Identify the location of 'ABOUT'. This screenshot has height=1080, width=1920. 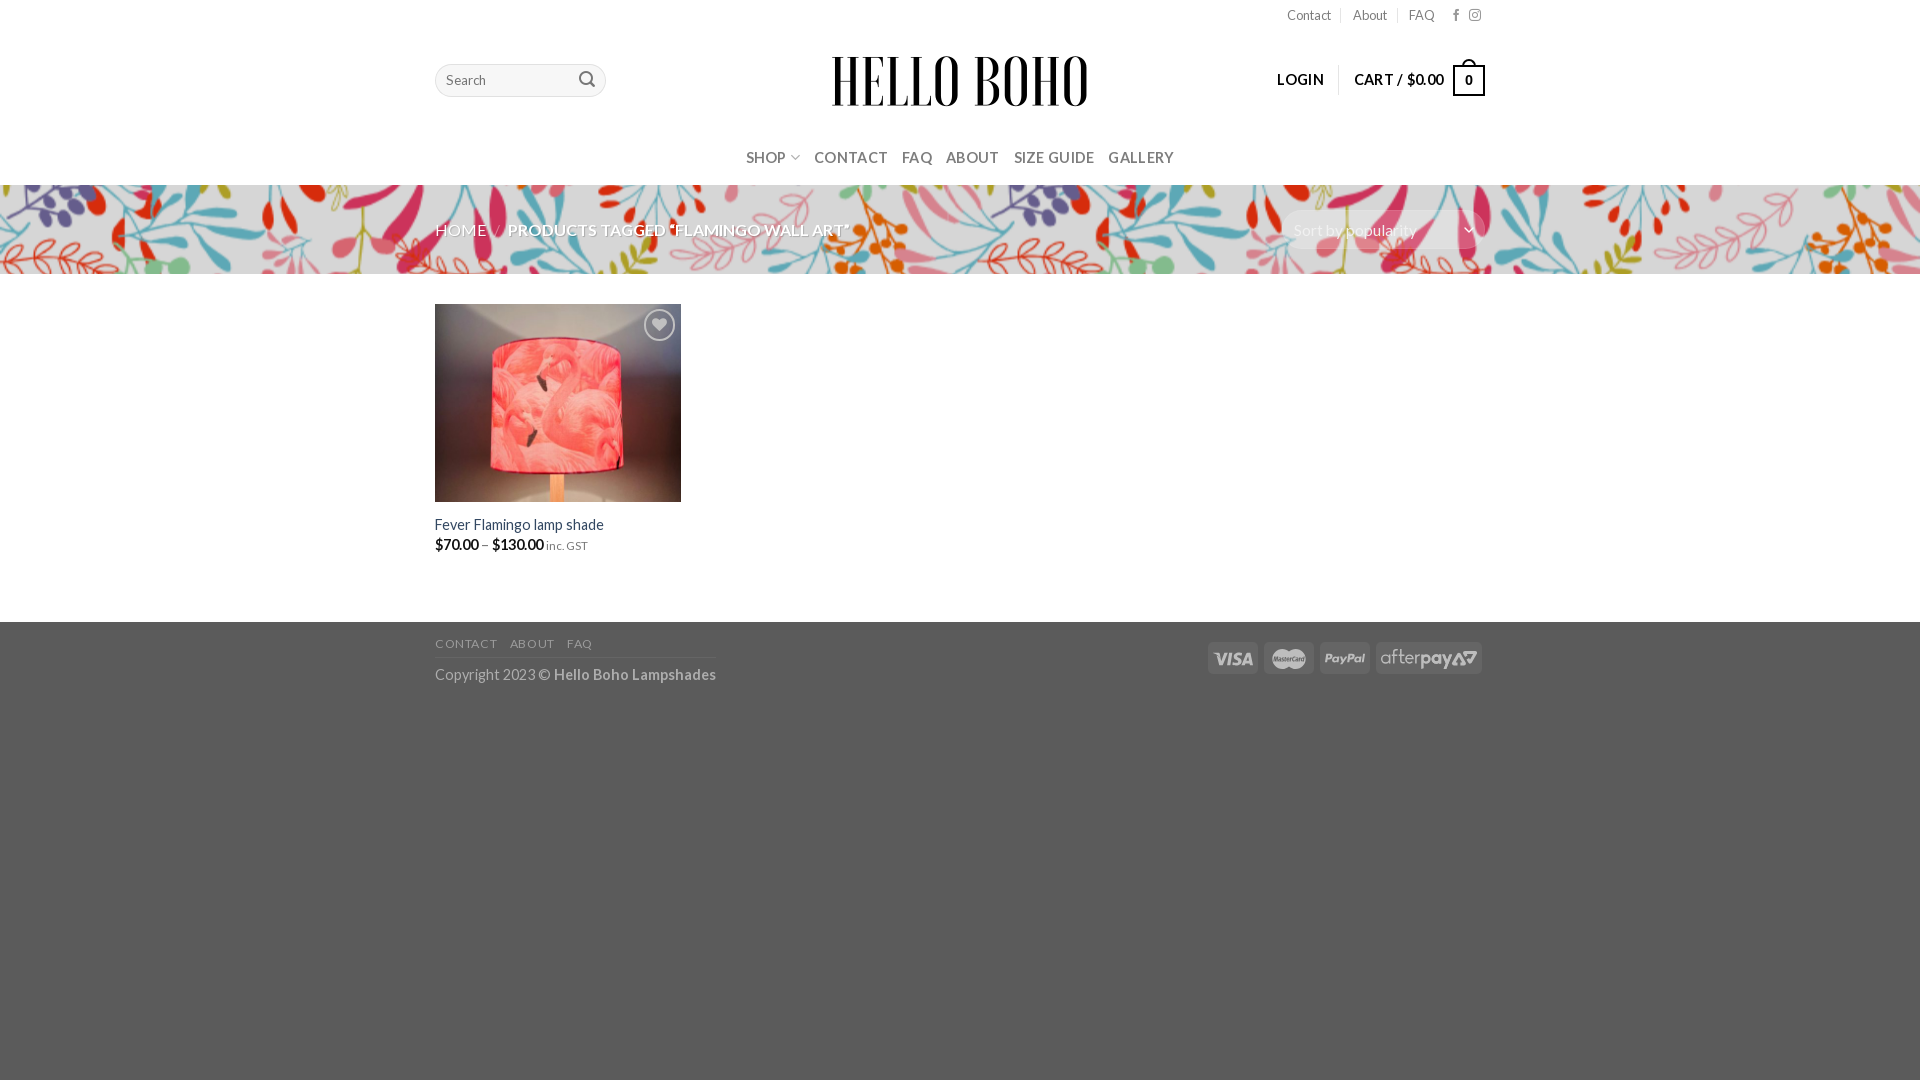
(532, 643).